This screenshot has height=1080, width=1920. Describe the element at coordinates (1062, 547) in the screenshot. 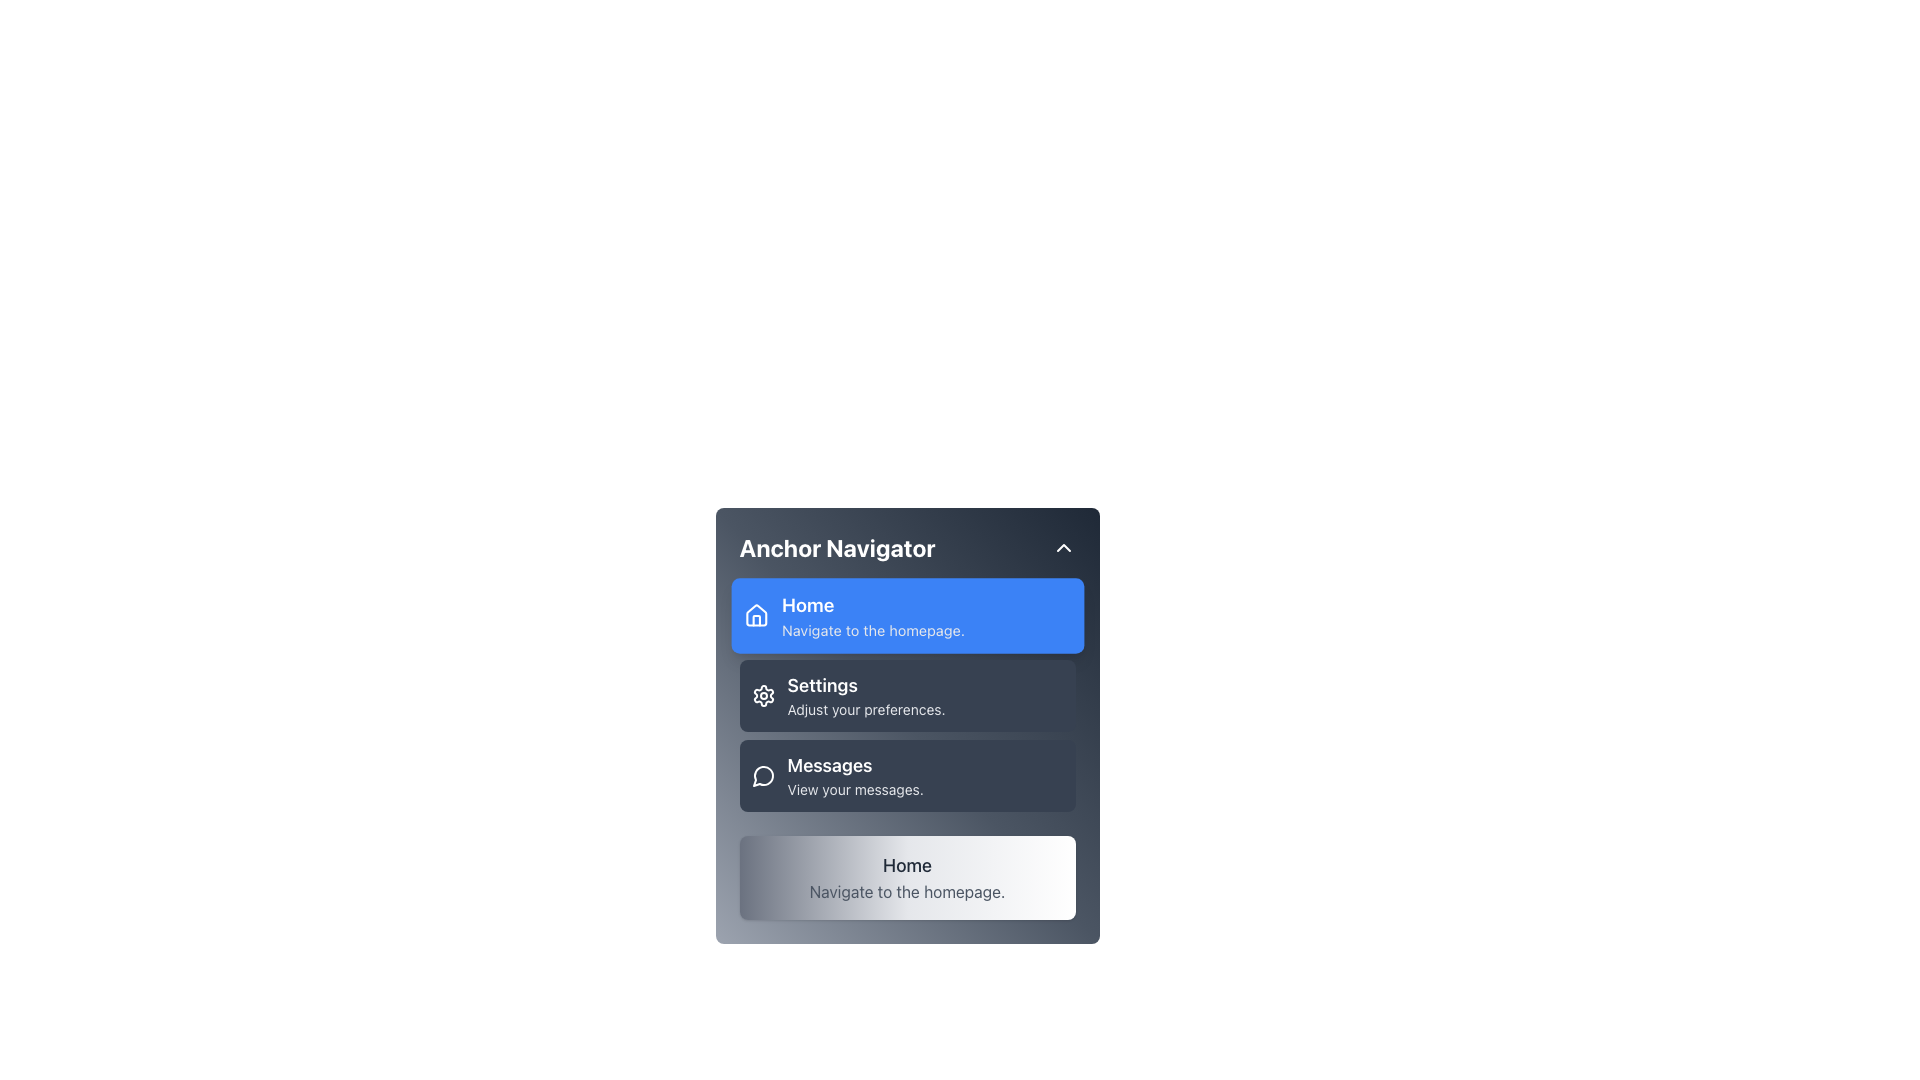

I see `the chevron arrow in the top-right corner of the 'Anchor Navigator' section` at that location.